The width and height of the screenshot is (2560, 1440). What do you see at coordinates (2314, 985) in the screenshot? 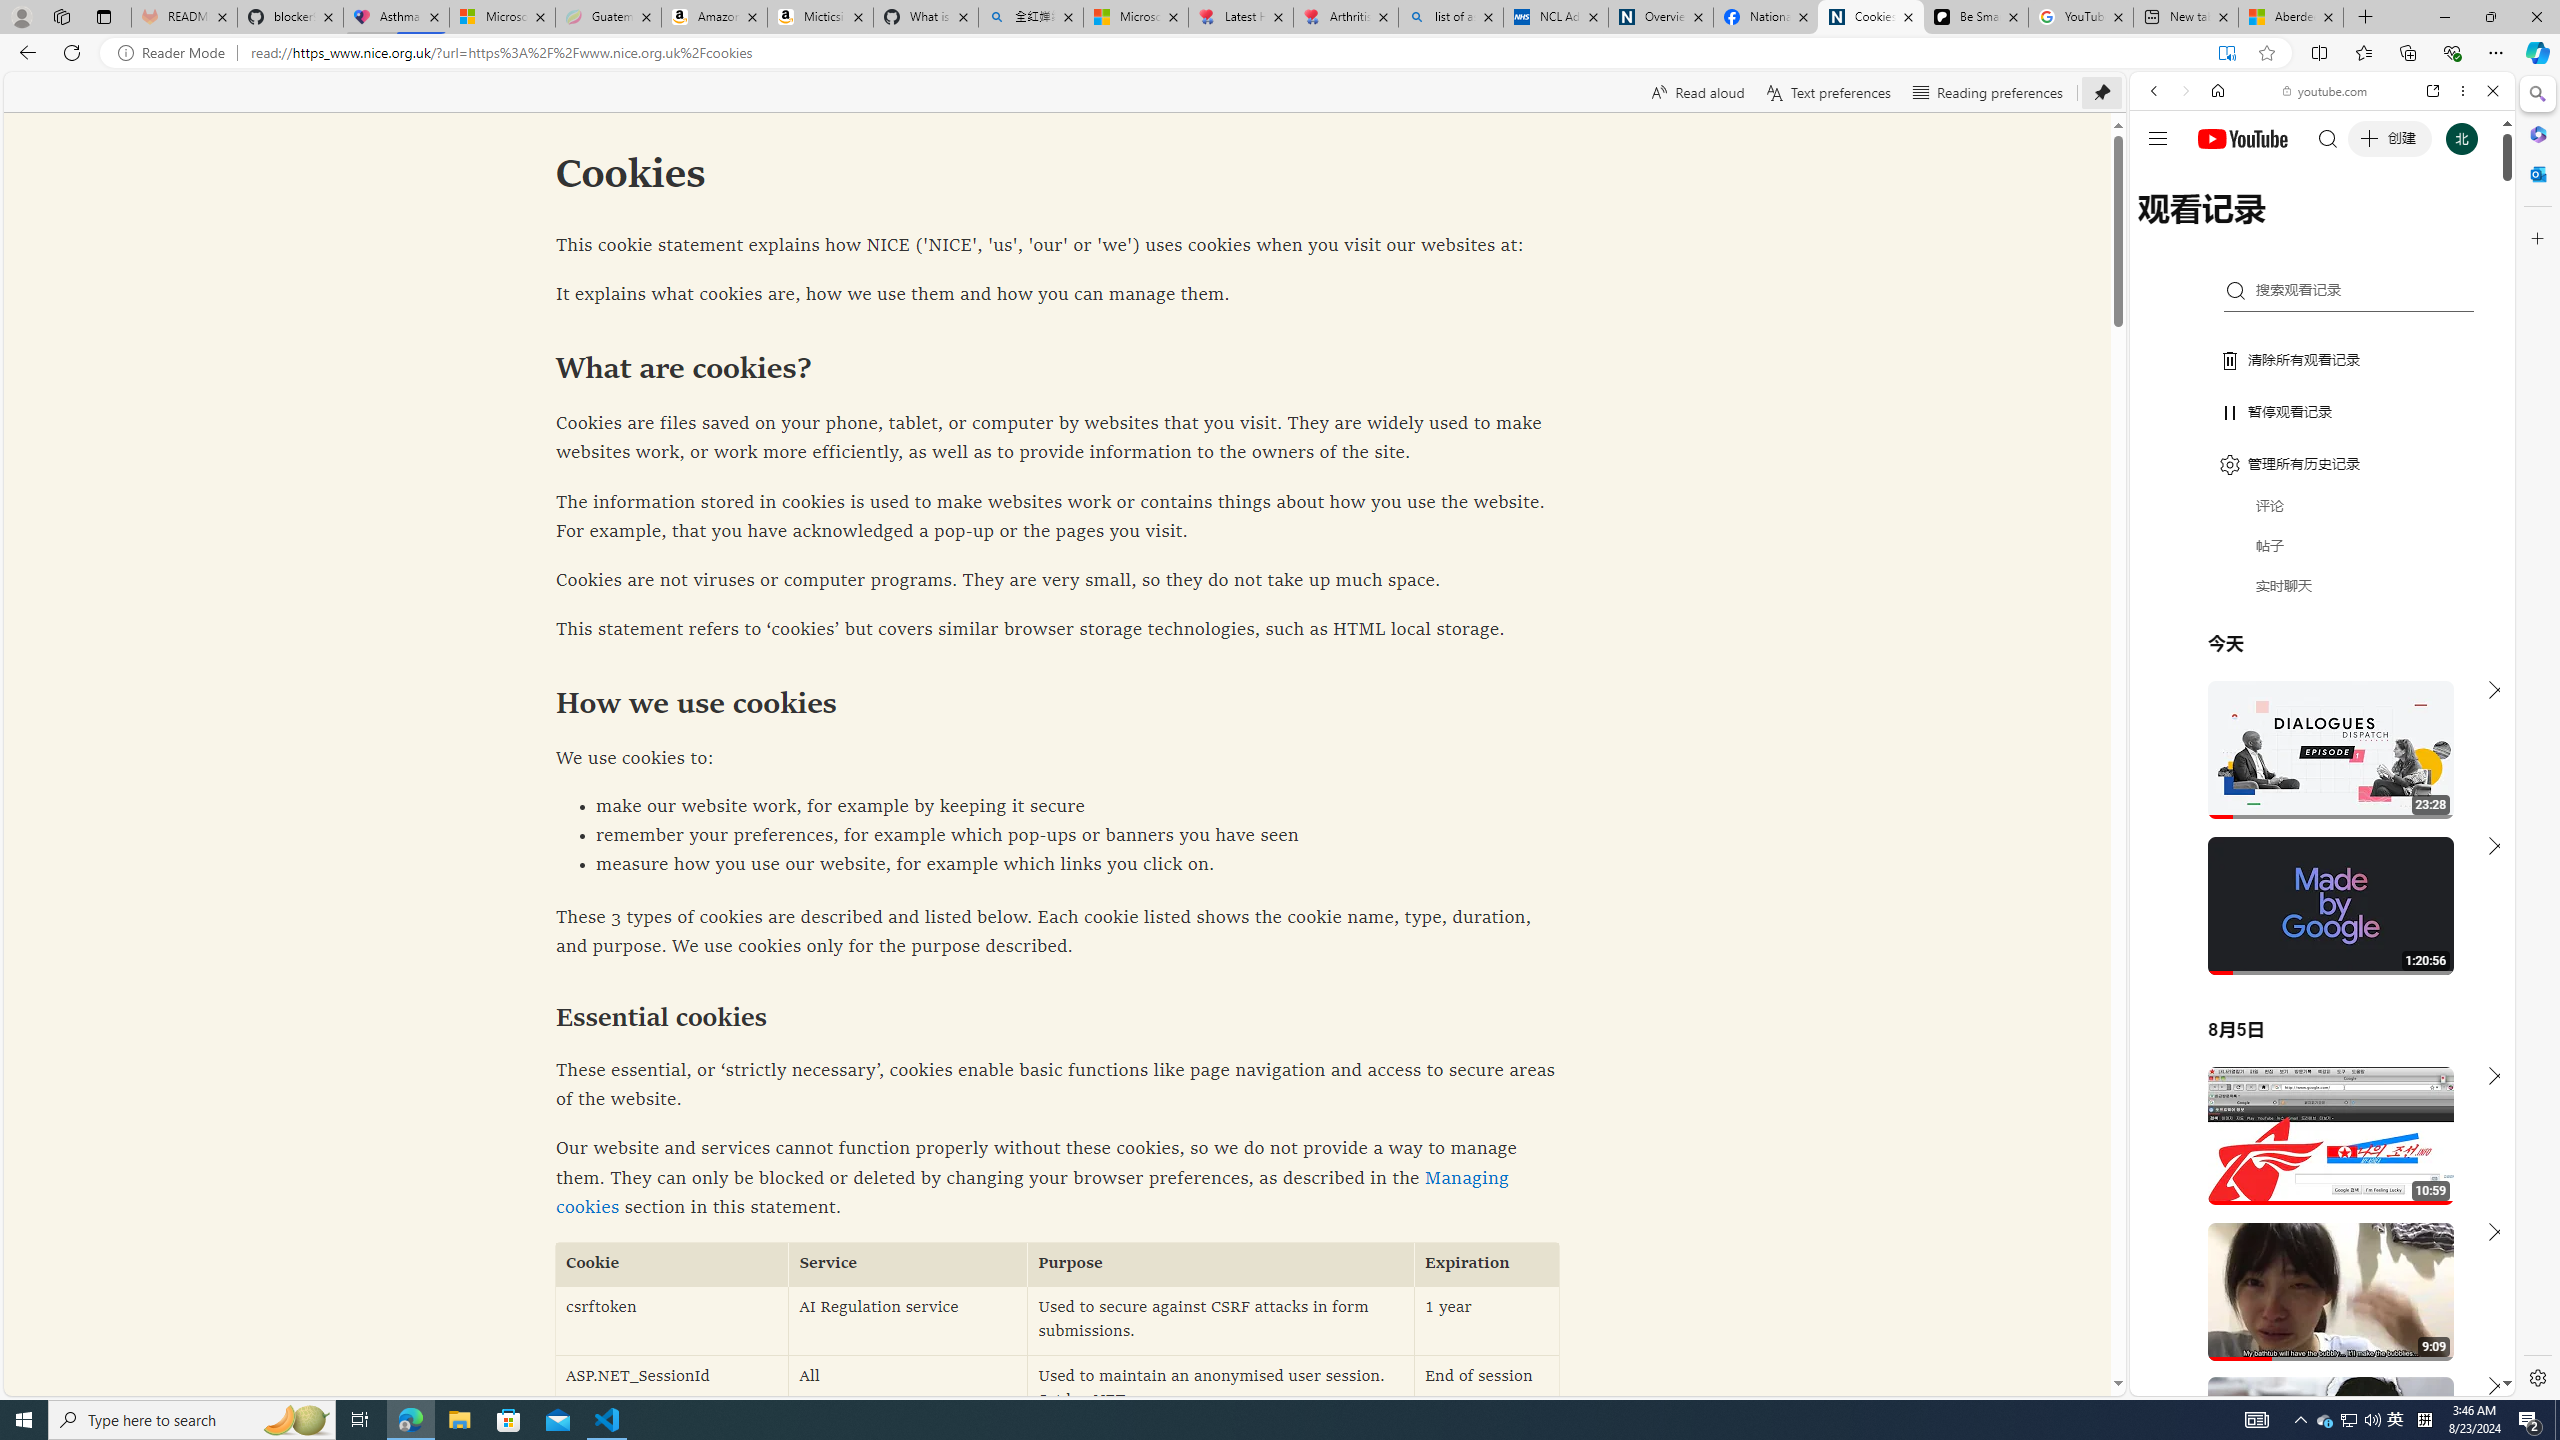
I see `'YouTube - YouTube'` at bounding box center [2314, 985].